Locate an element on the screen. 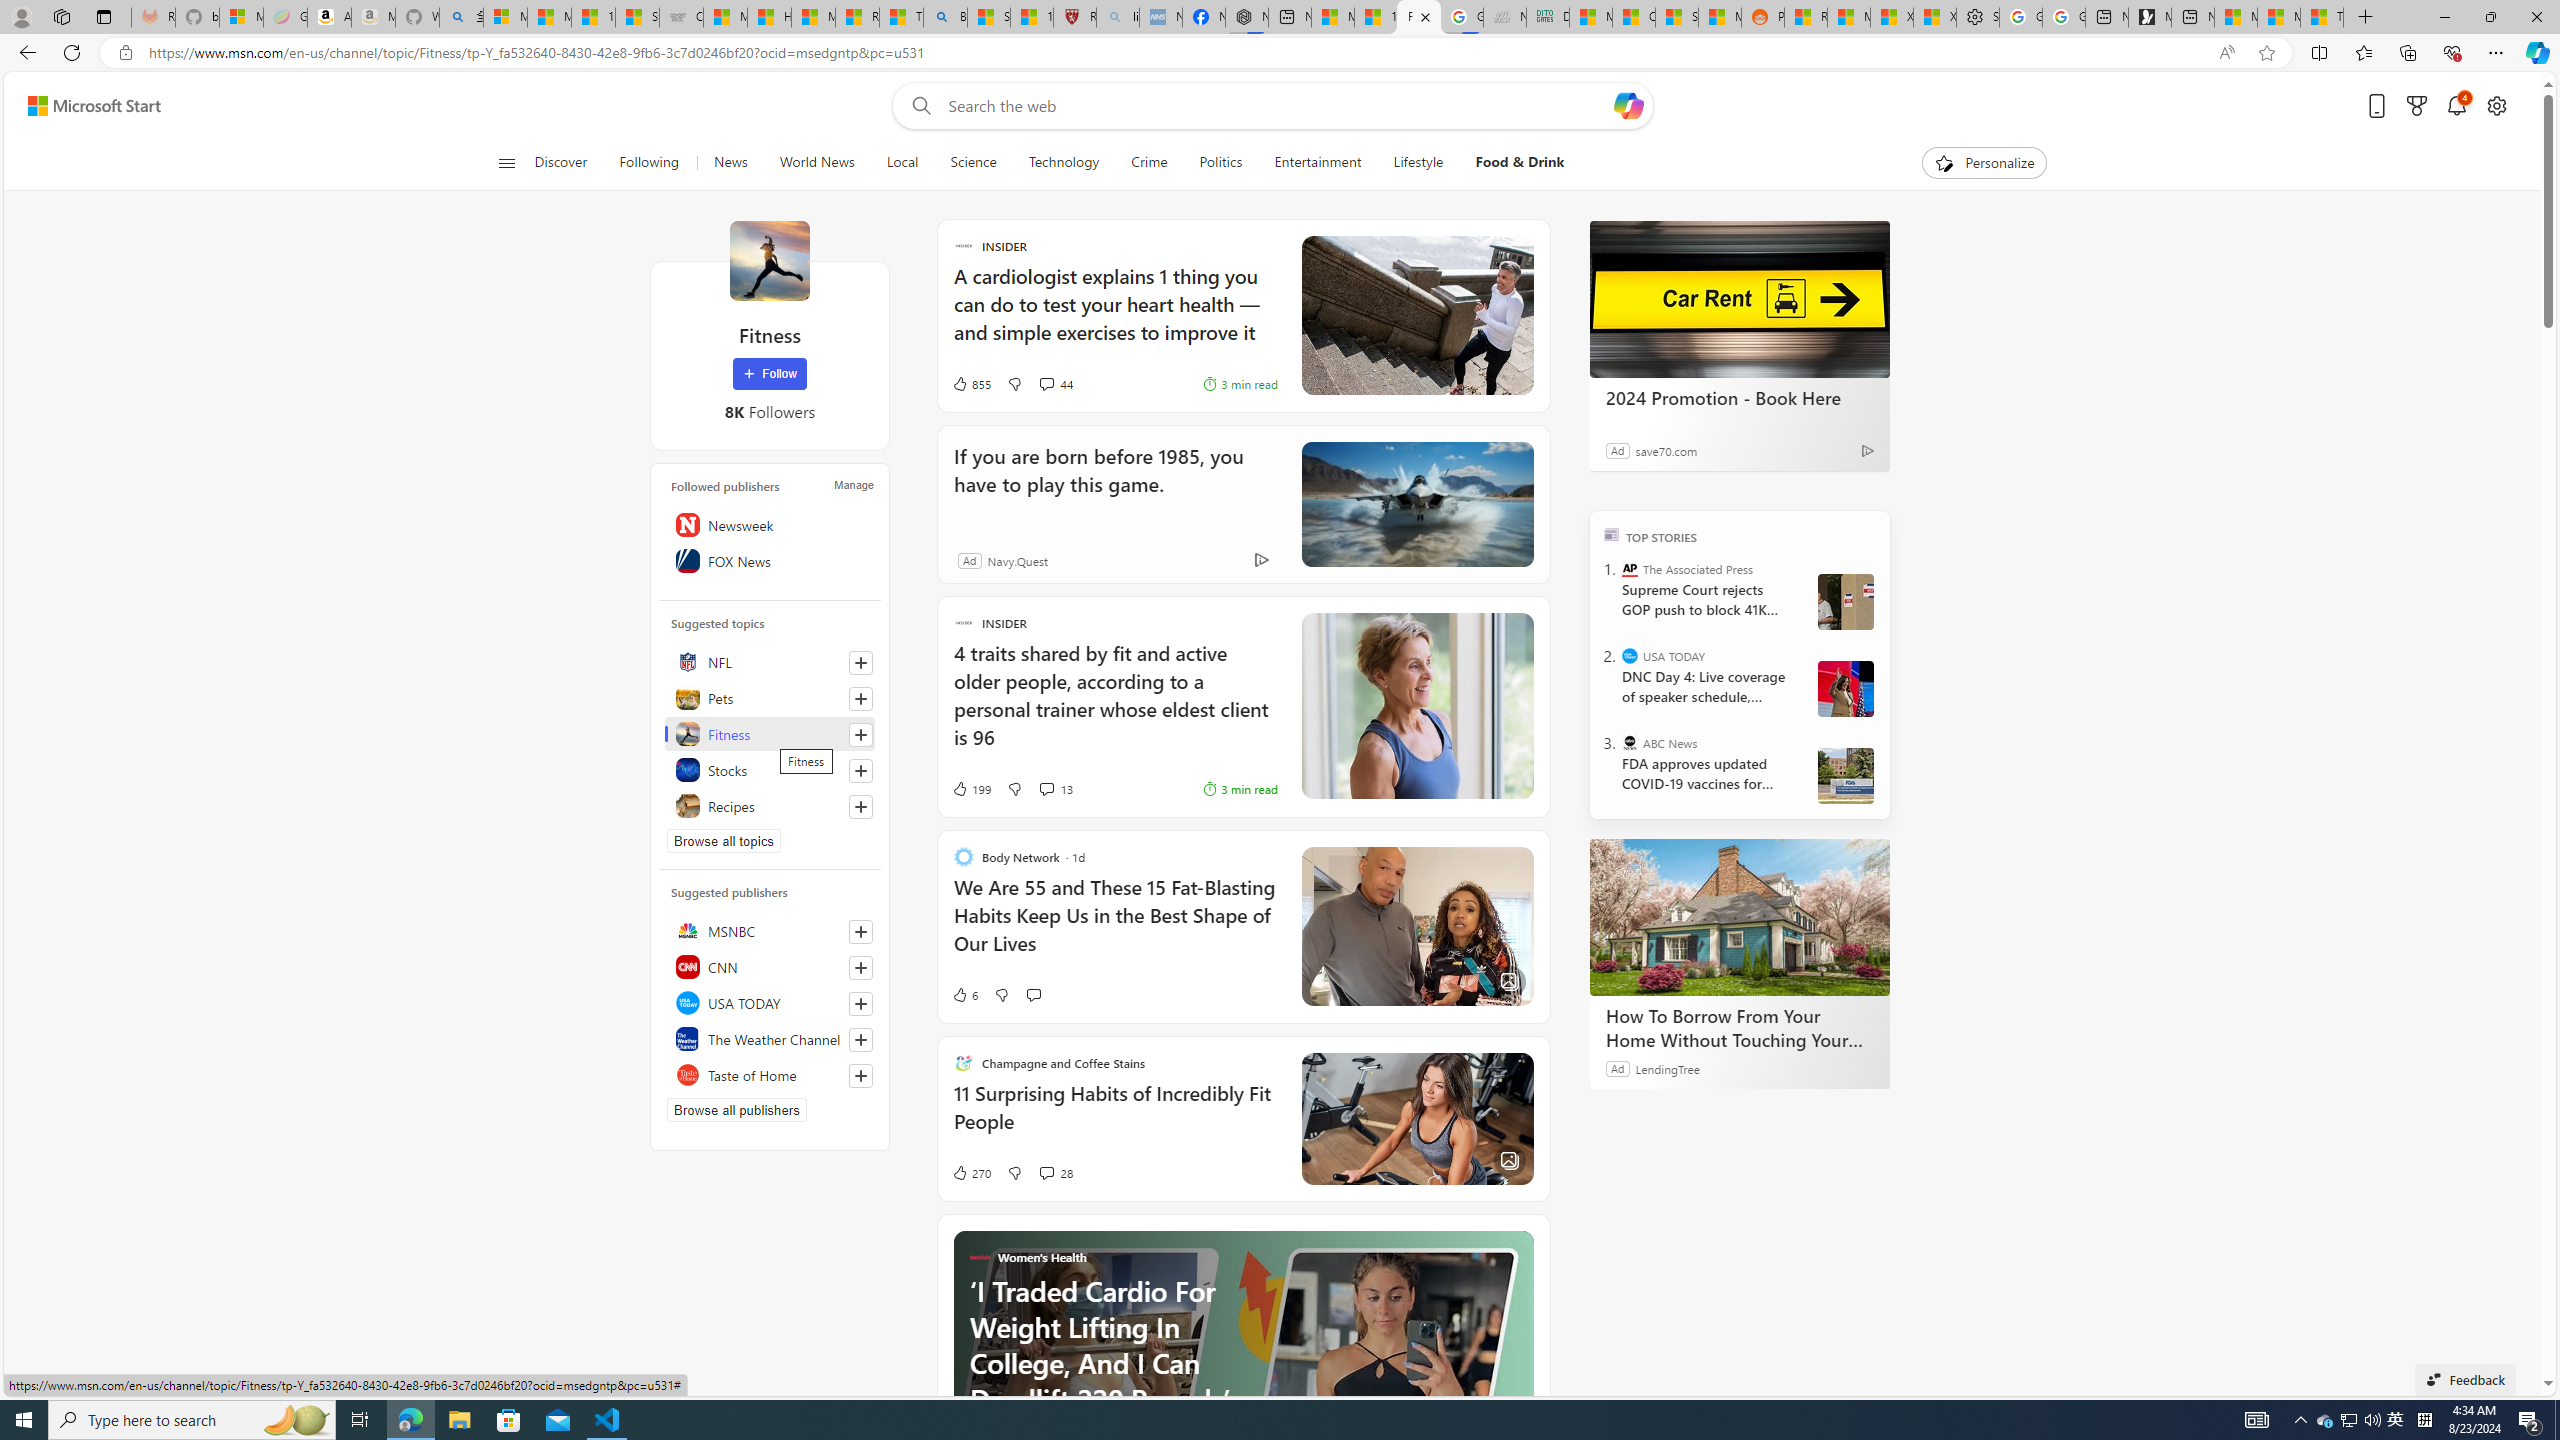 The image size is (2560, 1440). 'World News' is located at coordinates (815, 162).